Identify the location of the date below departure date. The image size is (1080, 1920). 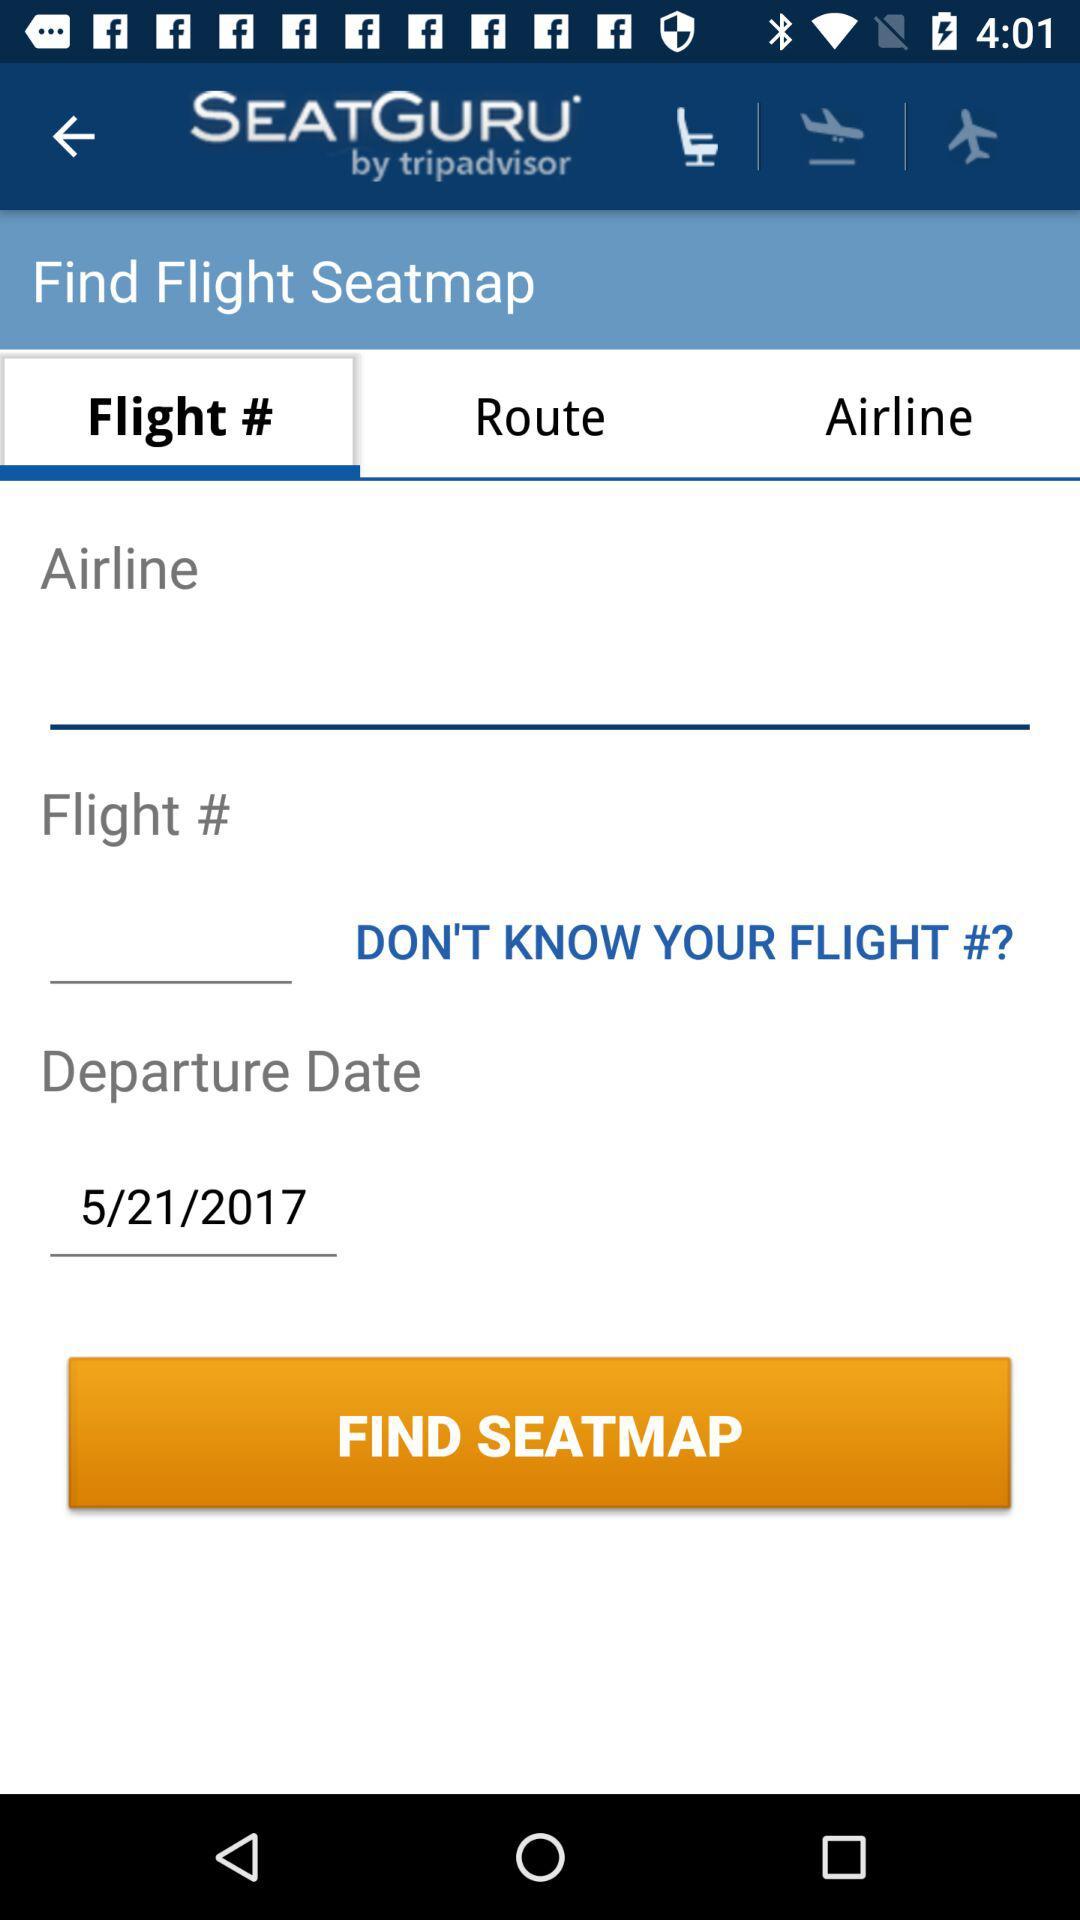
(193, 1203).